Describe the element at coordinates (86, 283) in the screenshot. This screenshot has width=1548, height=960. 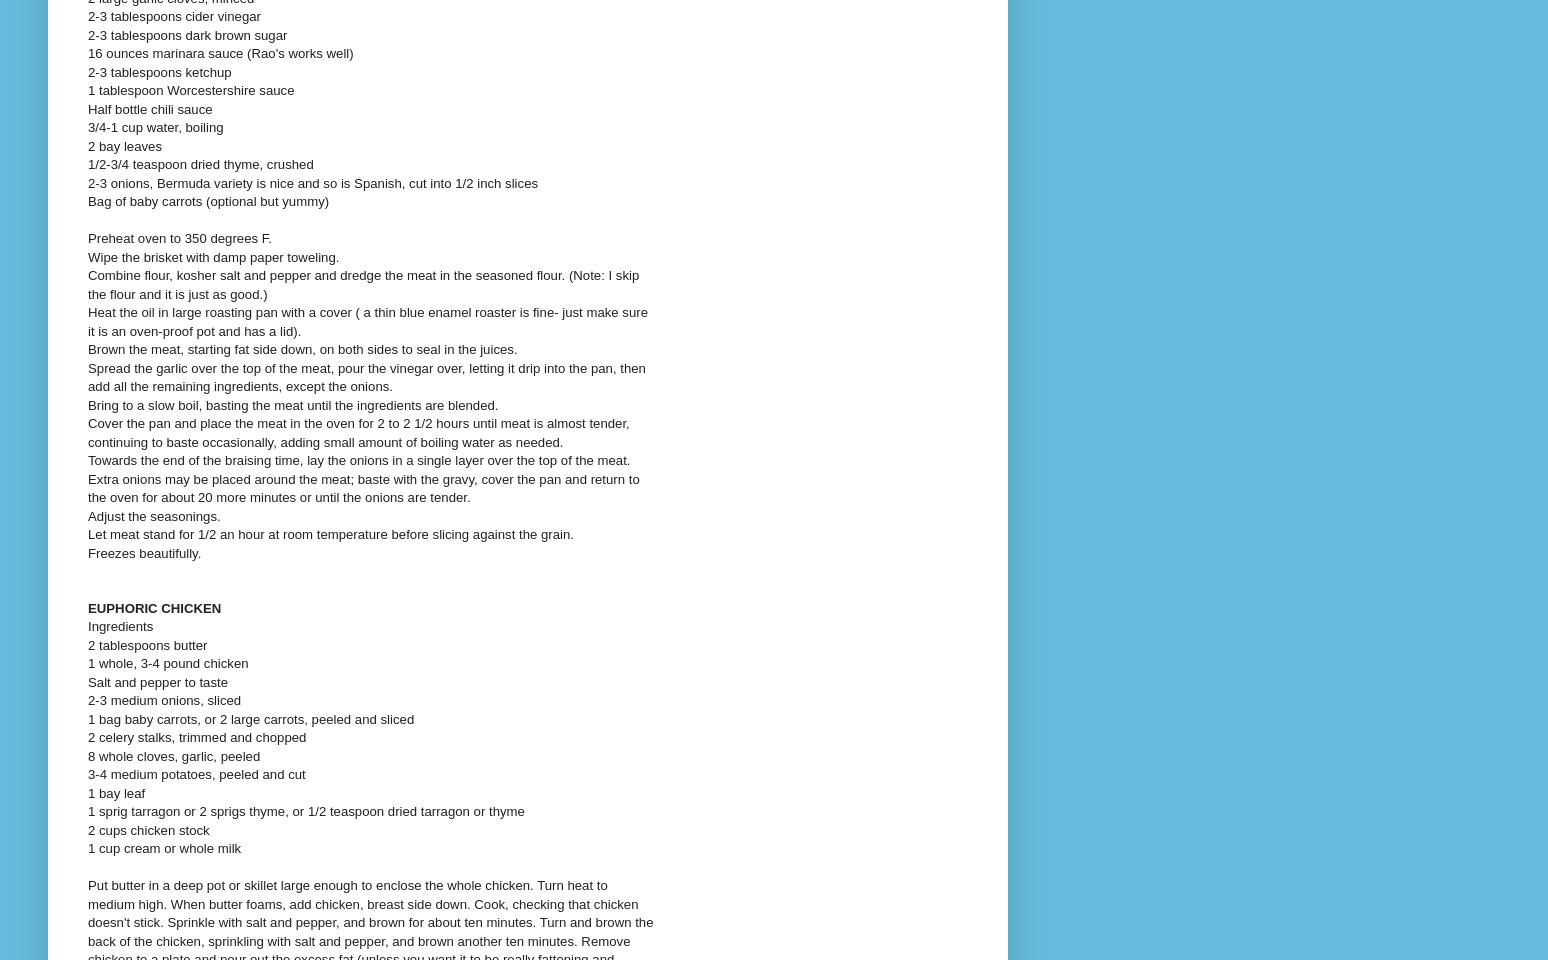
I see `'Combine flour,  kosher salt and pepper and dredge the meat in the seasoned flour. (Note: I skip the flour and it is just as good.)'` at that location.